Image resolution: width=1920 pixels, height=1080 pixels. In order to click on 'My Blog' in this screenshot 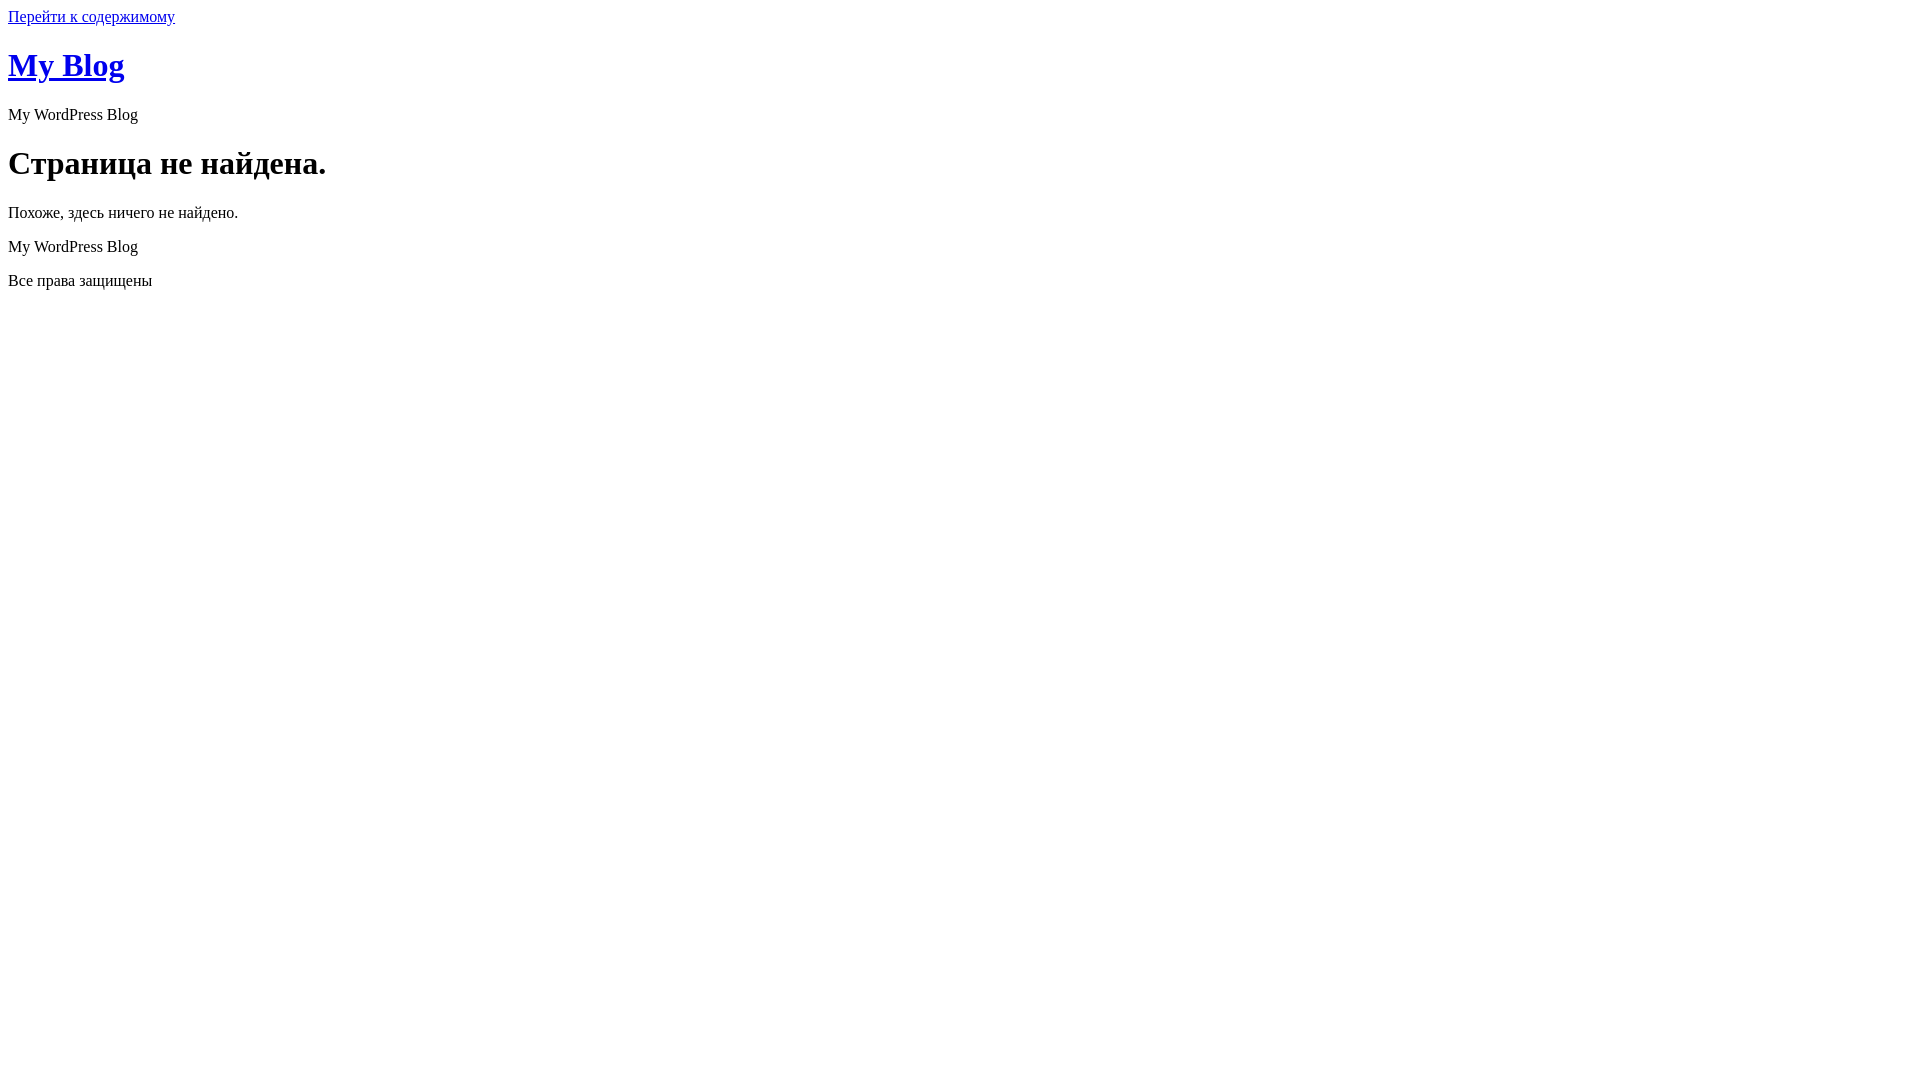, I will do `click(66, 64)`.